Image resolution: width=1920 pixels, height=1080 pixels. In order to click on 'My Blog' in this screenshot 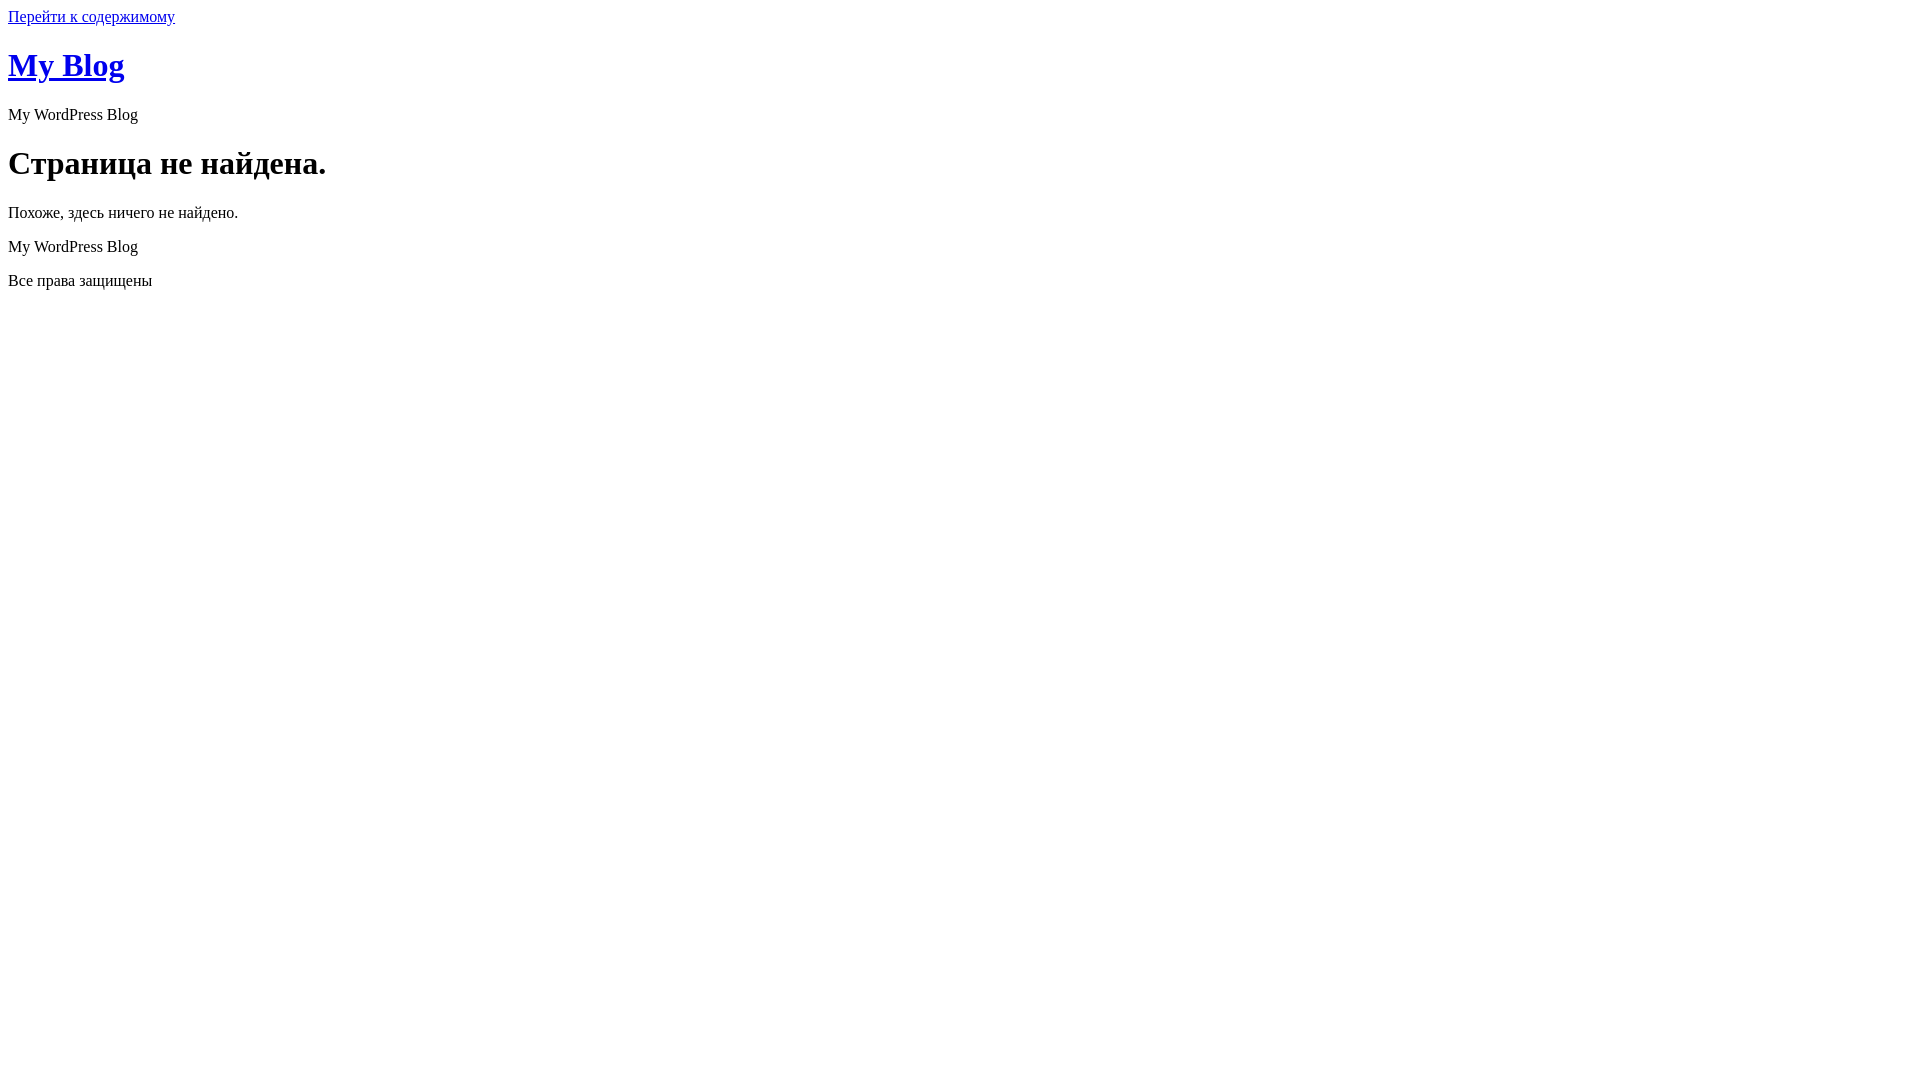, I will do `click(66, 64)`.